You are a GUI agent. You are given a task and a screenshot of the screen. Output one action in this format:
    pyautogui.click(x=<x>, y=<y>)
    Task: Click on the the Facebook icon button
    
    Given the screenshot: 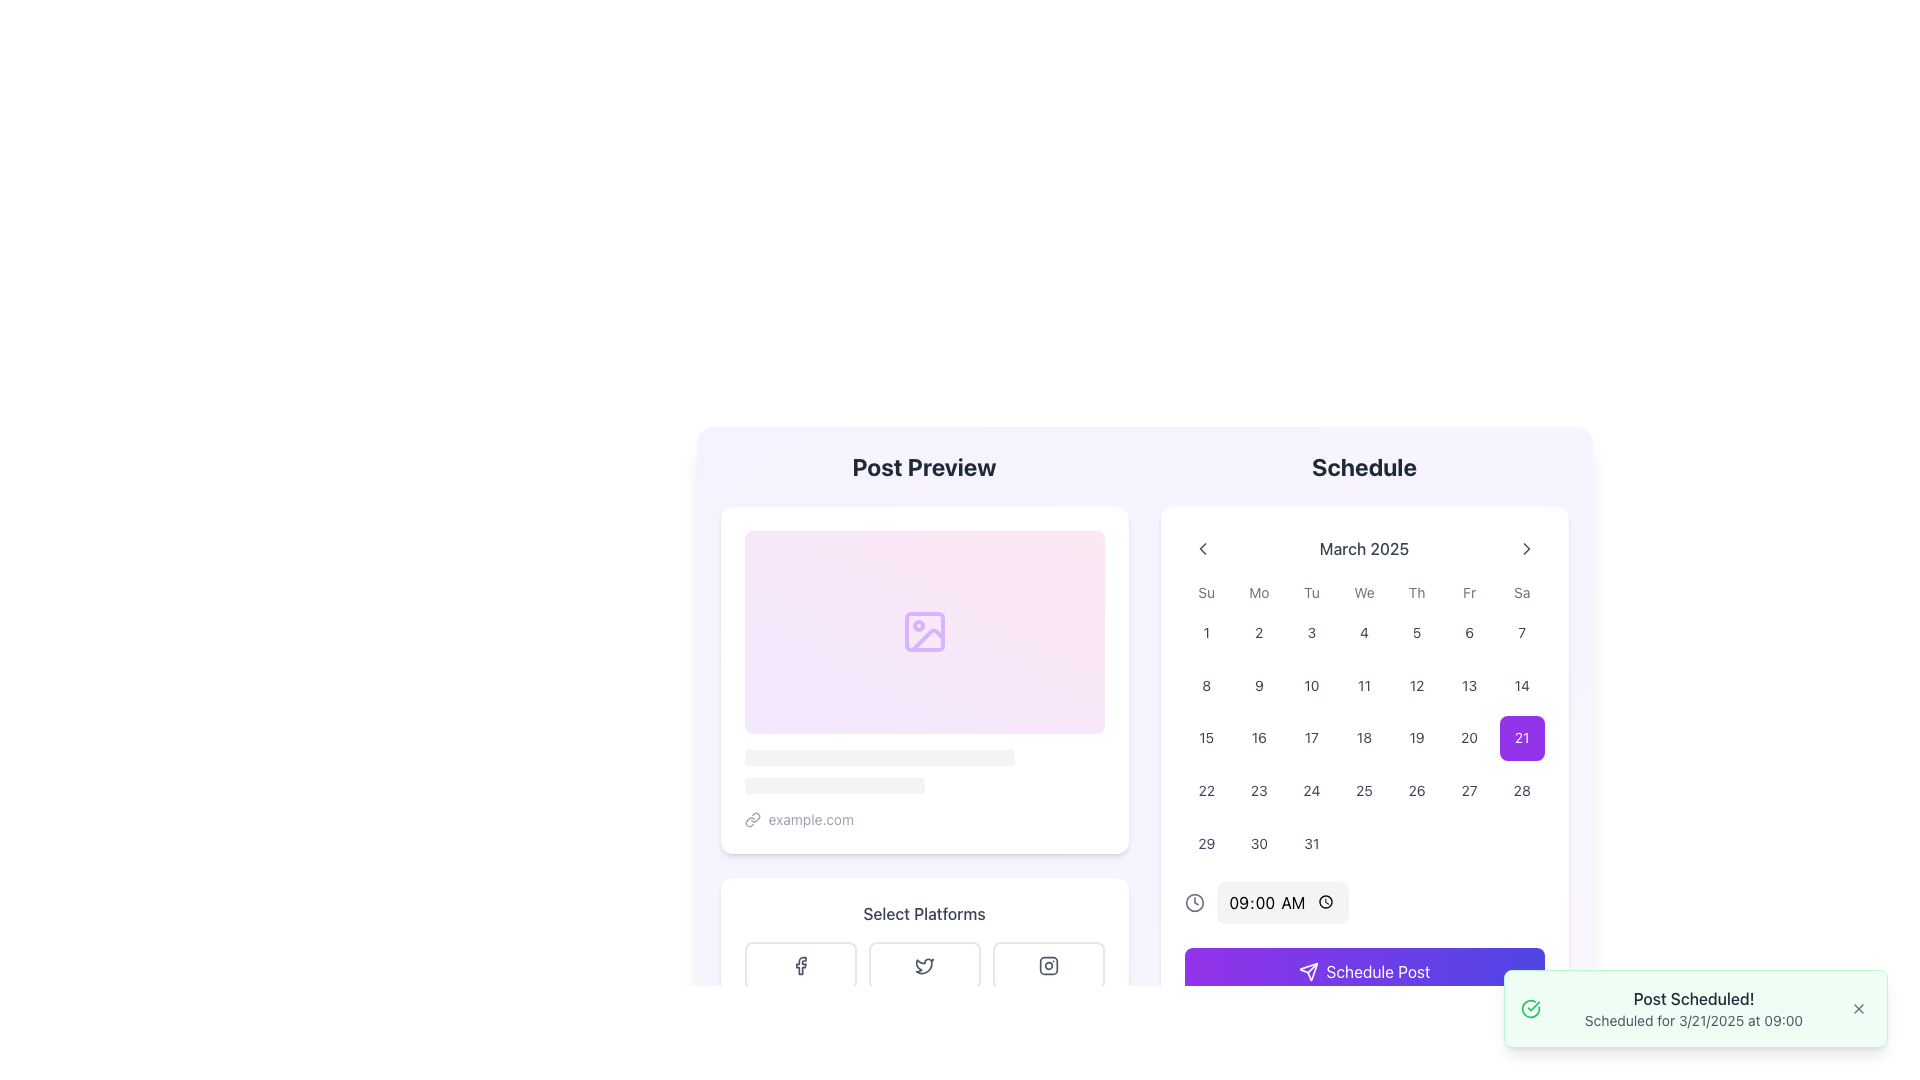 What is the action you would take?
    pyautogui.click(x=800, y=964)
    